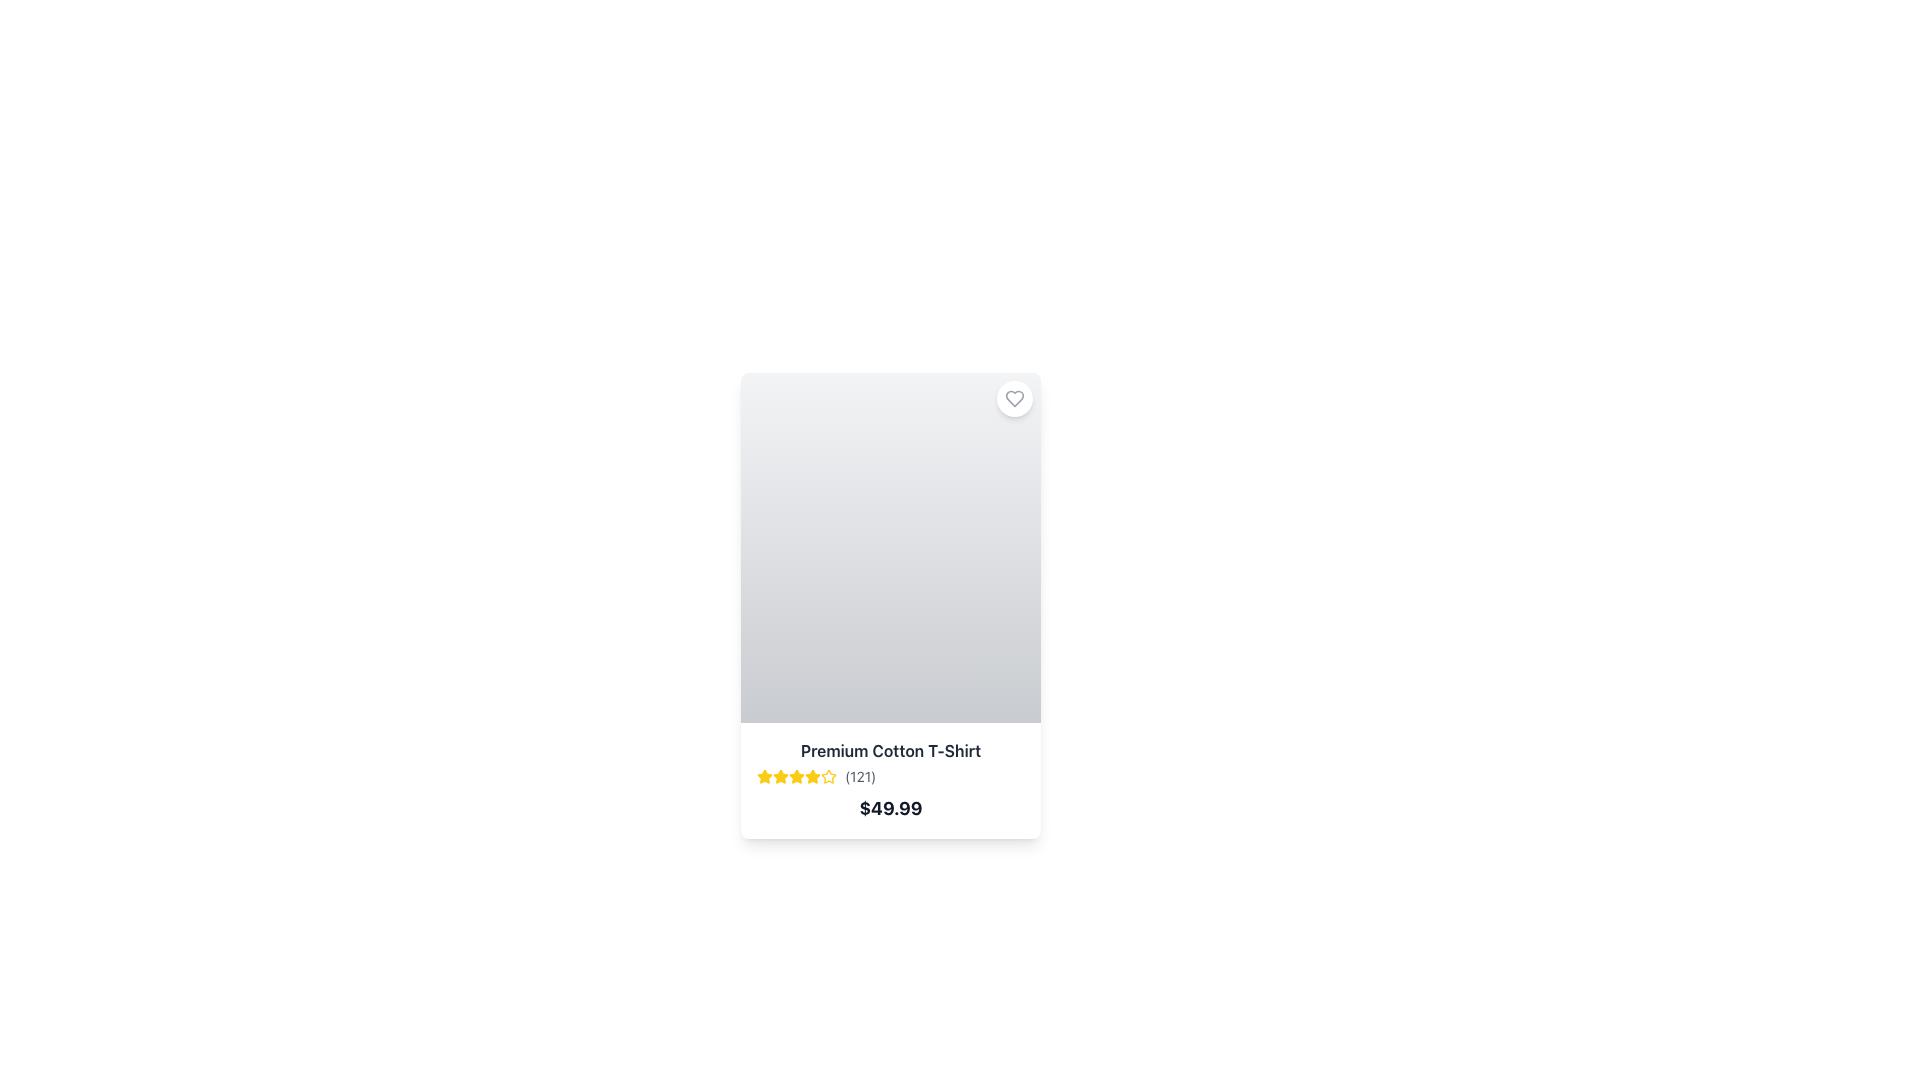  Describe the element at coordinates (1014, 398) in the screenshot. I see `the heart icon located at the top-right corner of the card layout to signify a preference or save the associated item` at that location.